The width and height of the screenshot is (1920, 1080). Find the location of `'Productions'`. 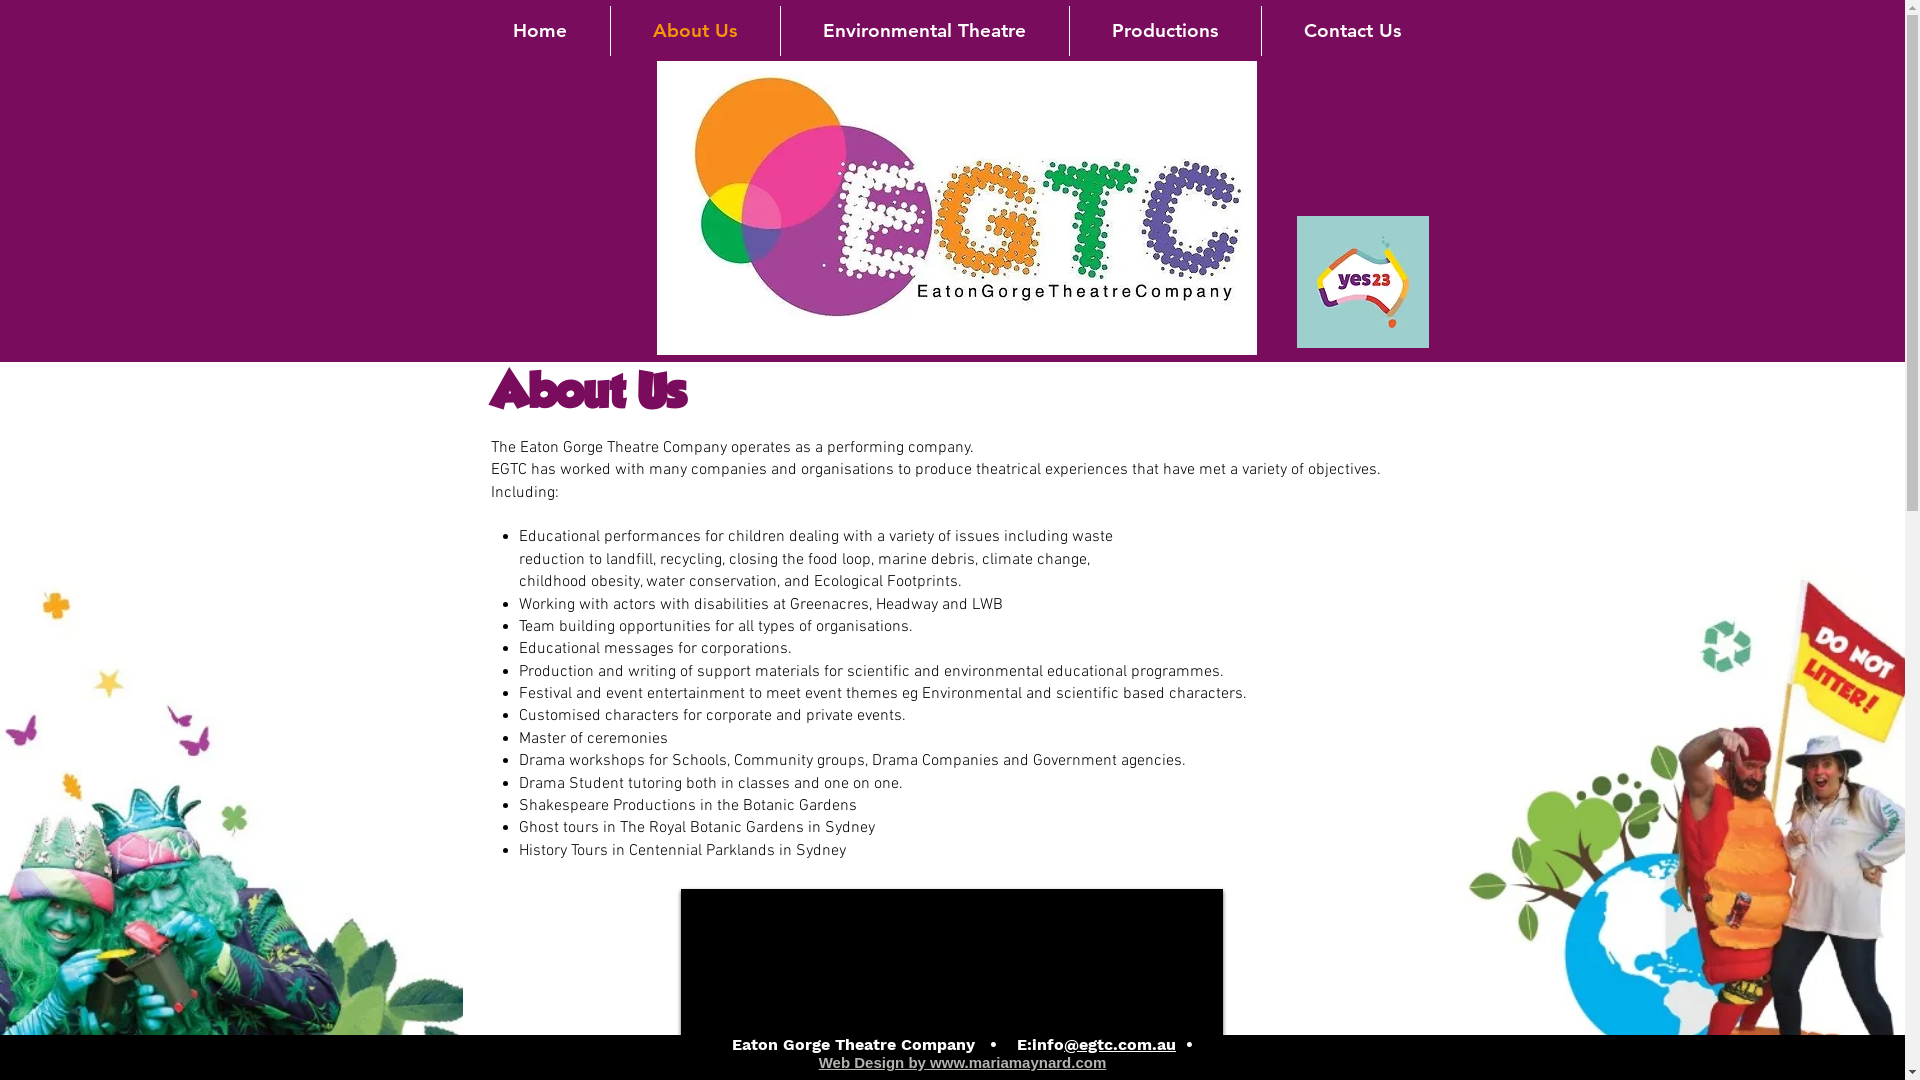

'Productions' is located at coordinates (1069, 30).